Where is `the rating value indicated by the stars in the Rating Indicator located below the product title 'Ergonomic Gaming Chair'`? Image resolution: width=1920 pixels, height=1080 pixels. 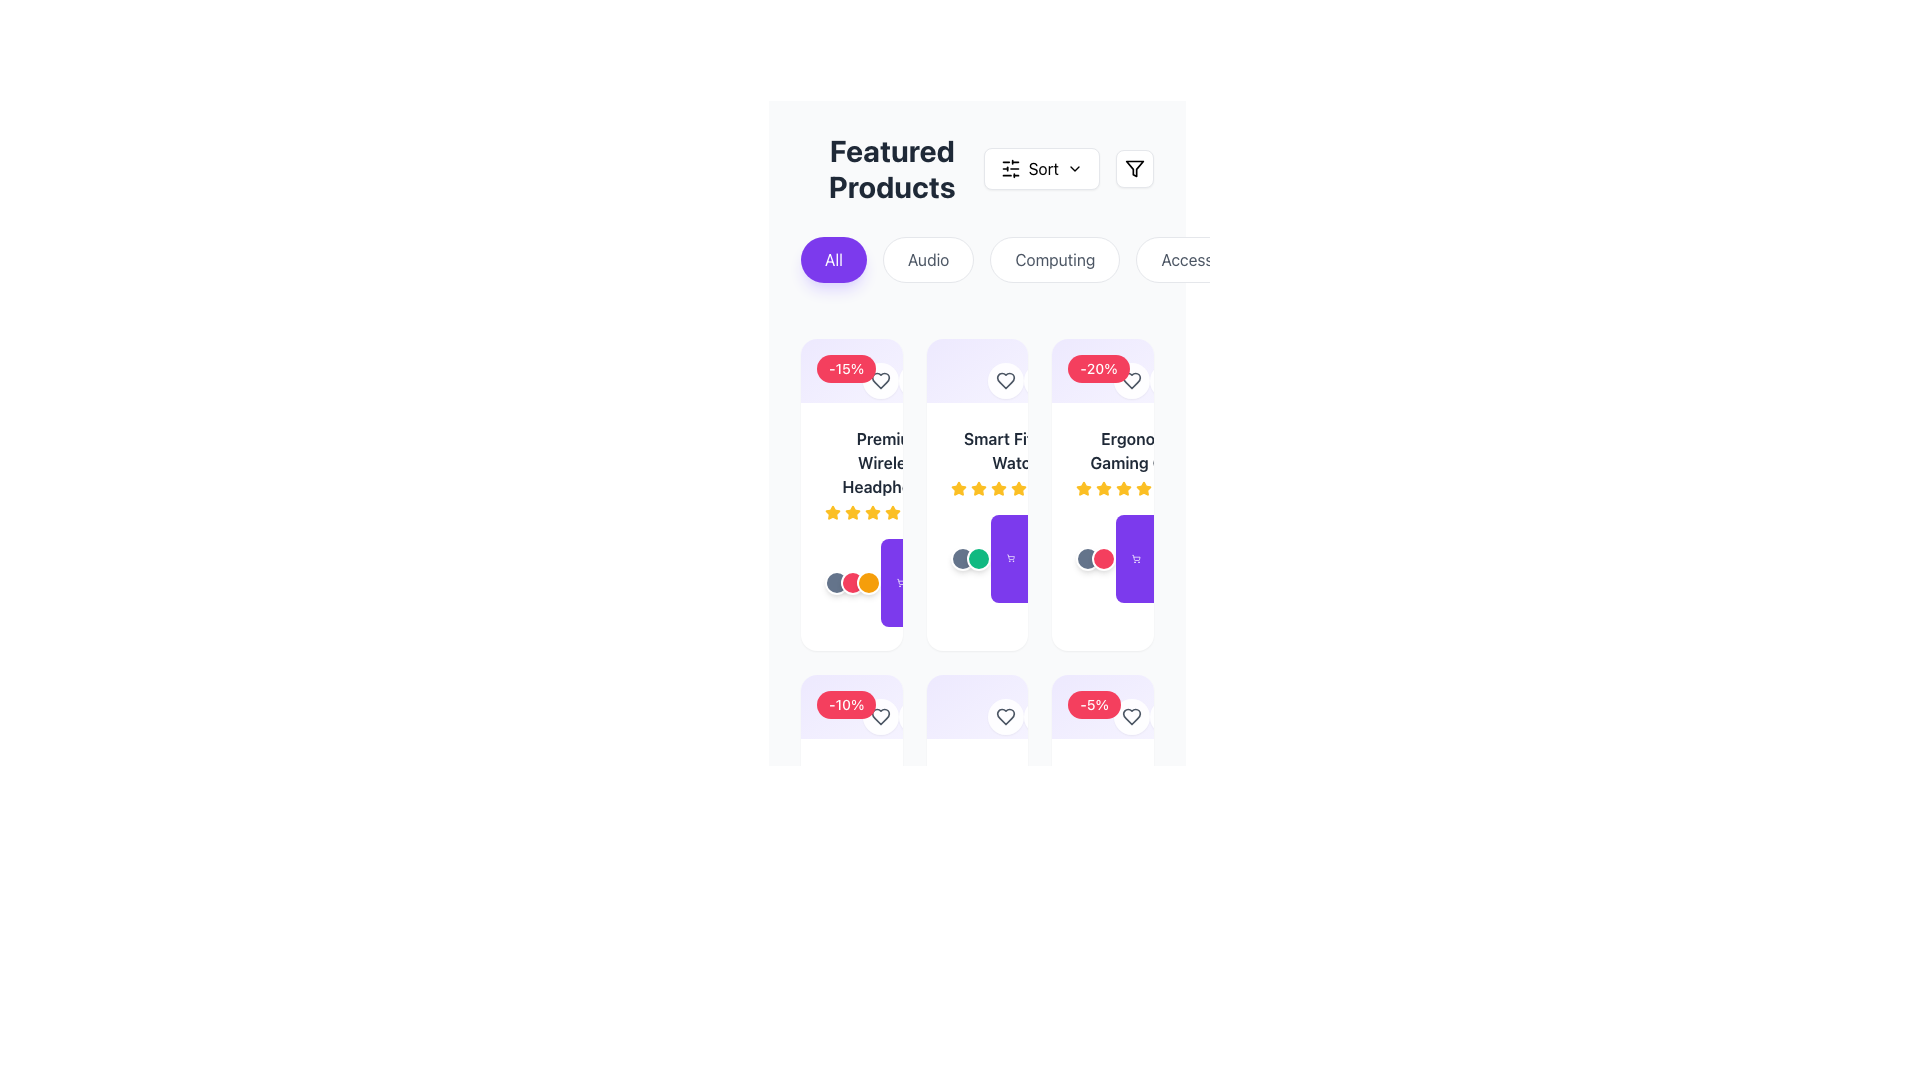 the rating value indicated by the stars in the Rating Indicator located below the product title 'Ergonomic Gaming Chair' is located at coordinates (1141, 489).